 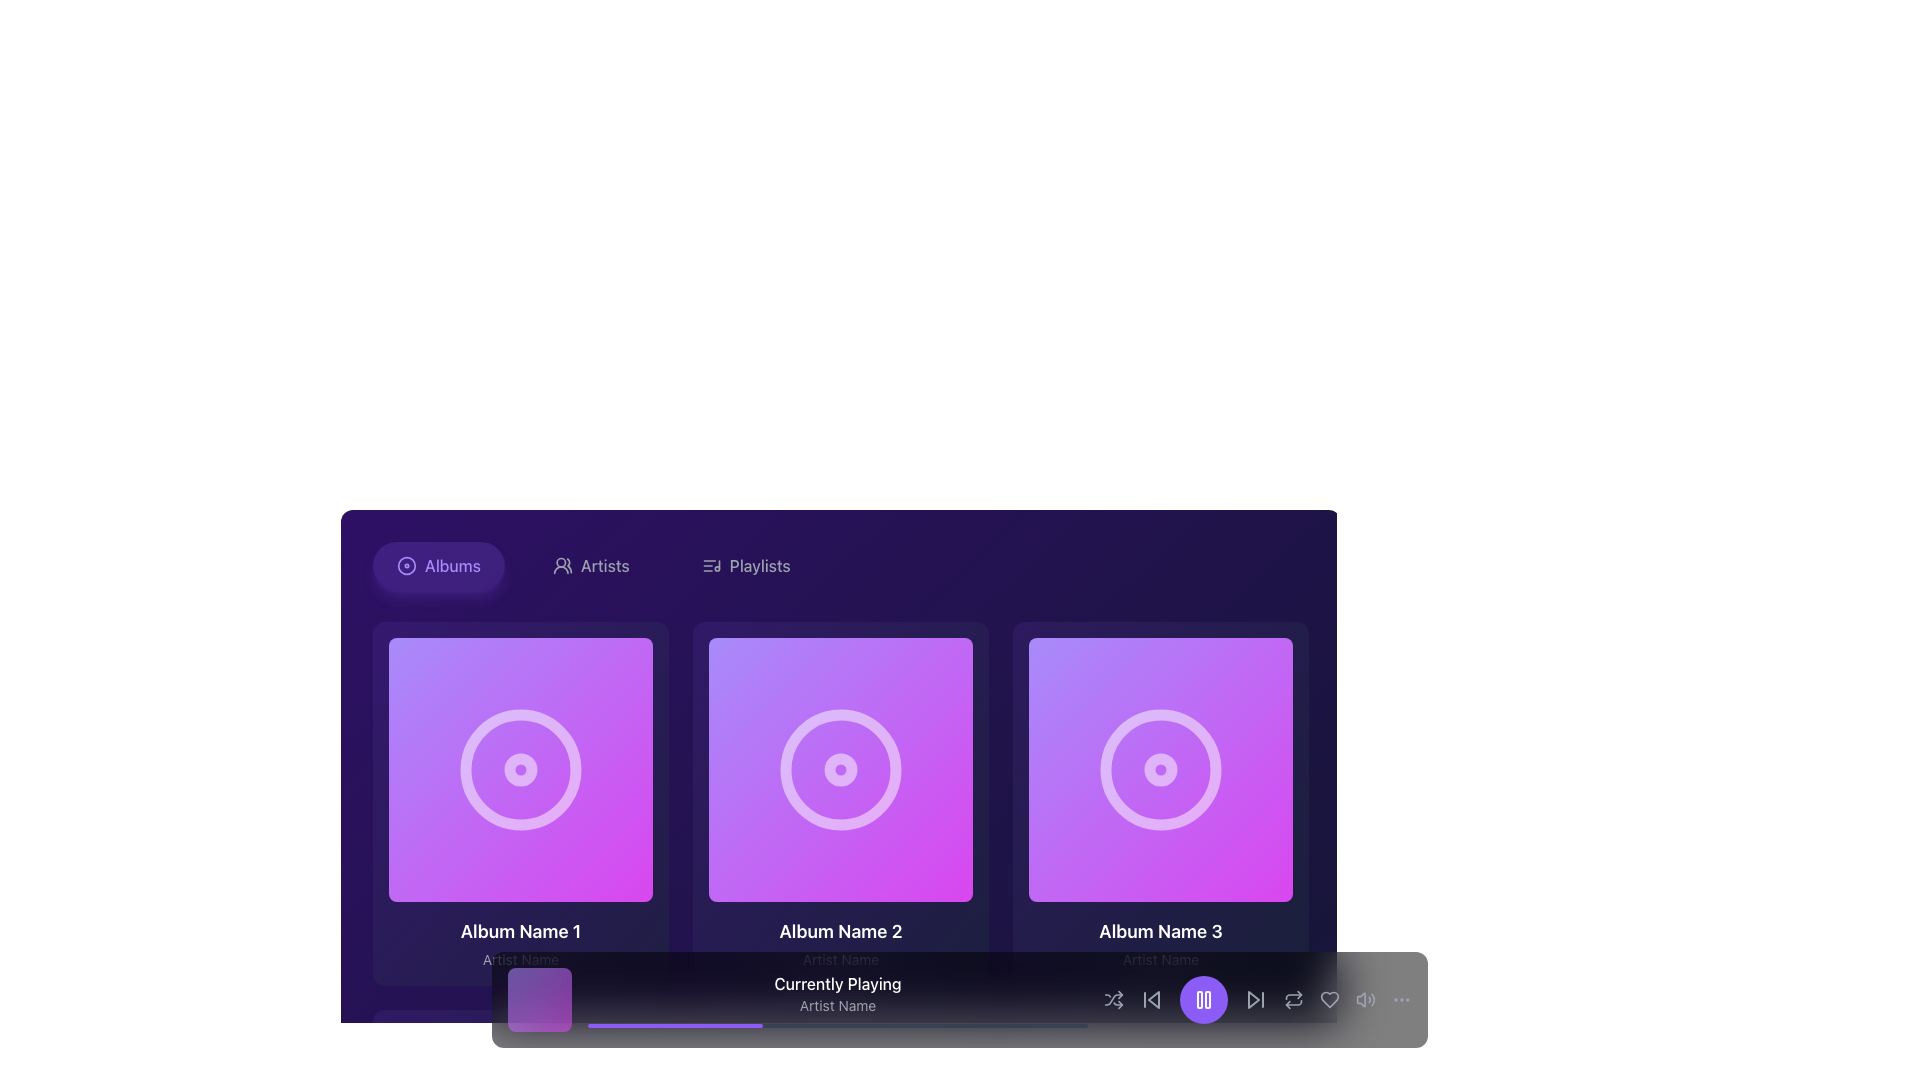 I want to click on the hollow circular icon with a filled center located inside the 'Albums' button on the top menu bar by moving the cursor to it, so click(x=406, y=566).